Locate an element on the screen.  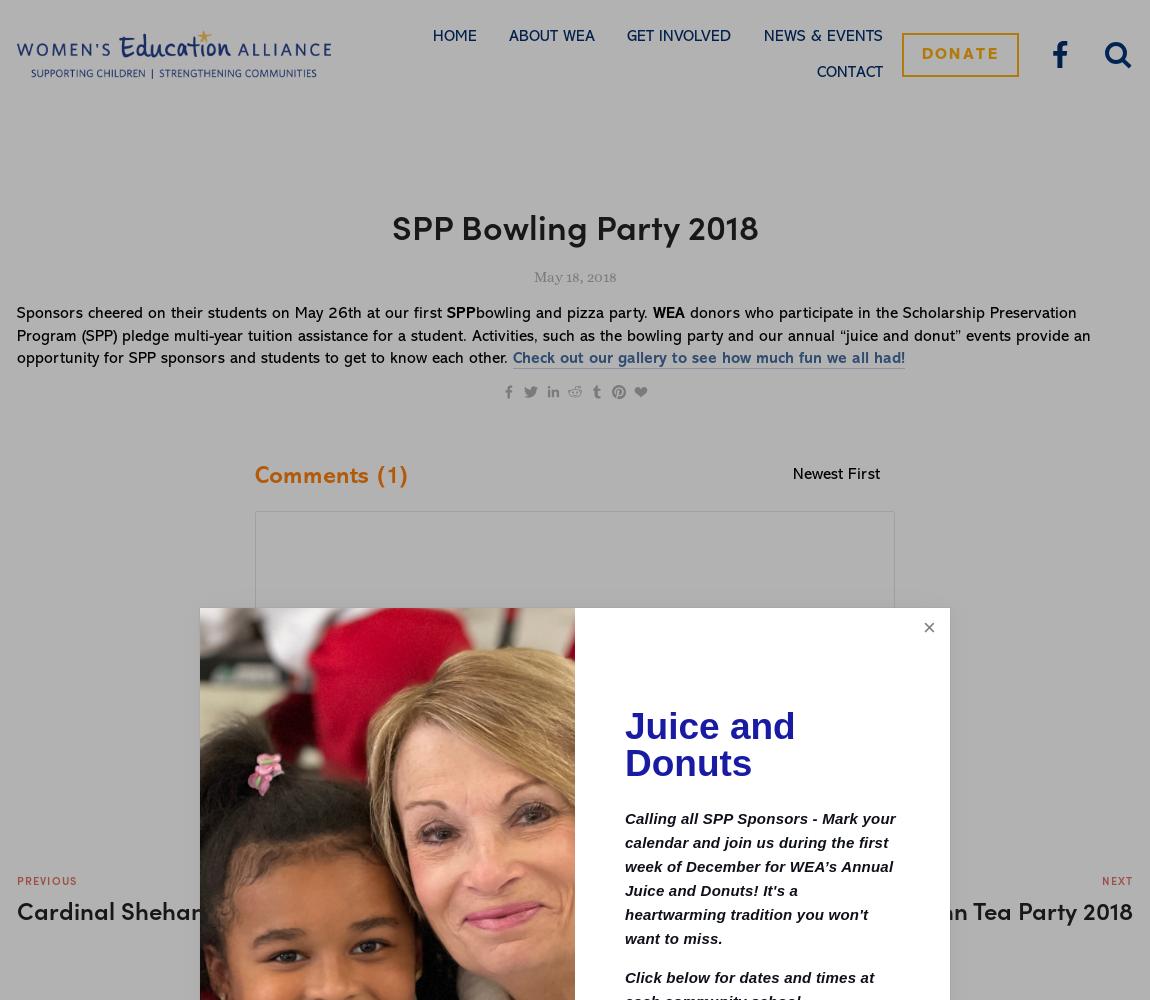
'Contact' is located at coordinates (848, 71).